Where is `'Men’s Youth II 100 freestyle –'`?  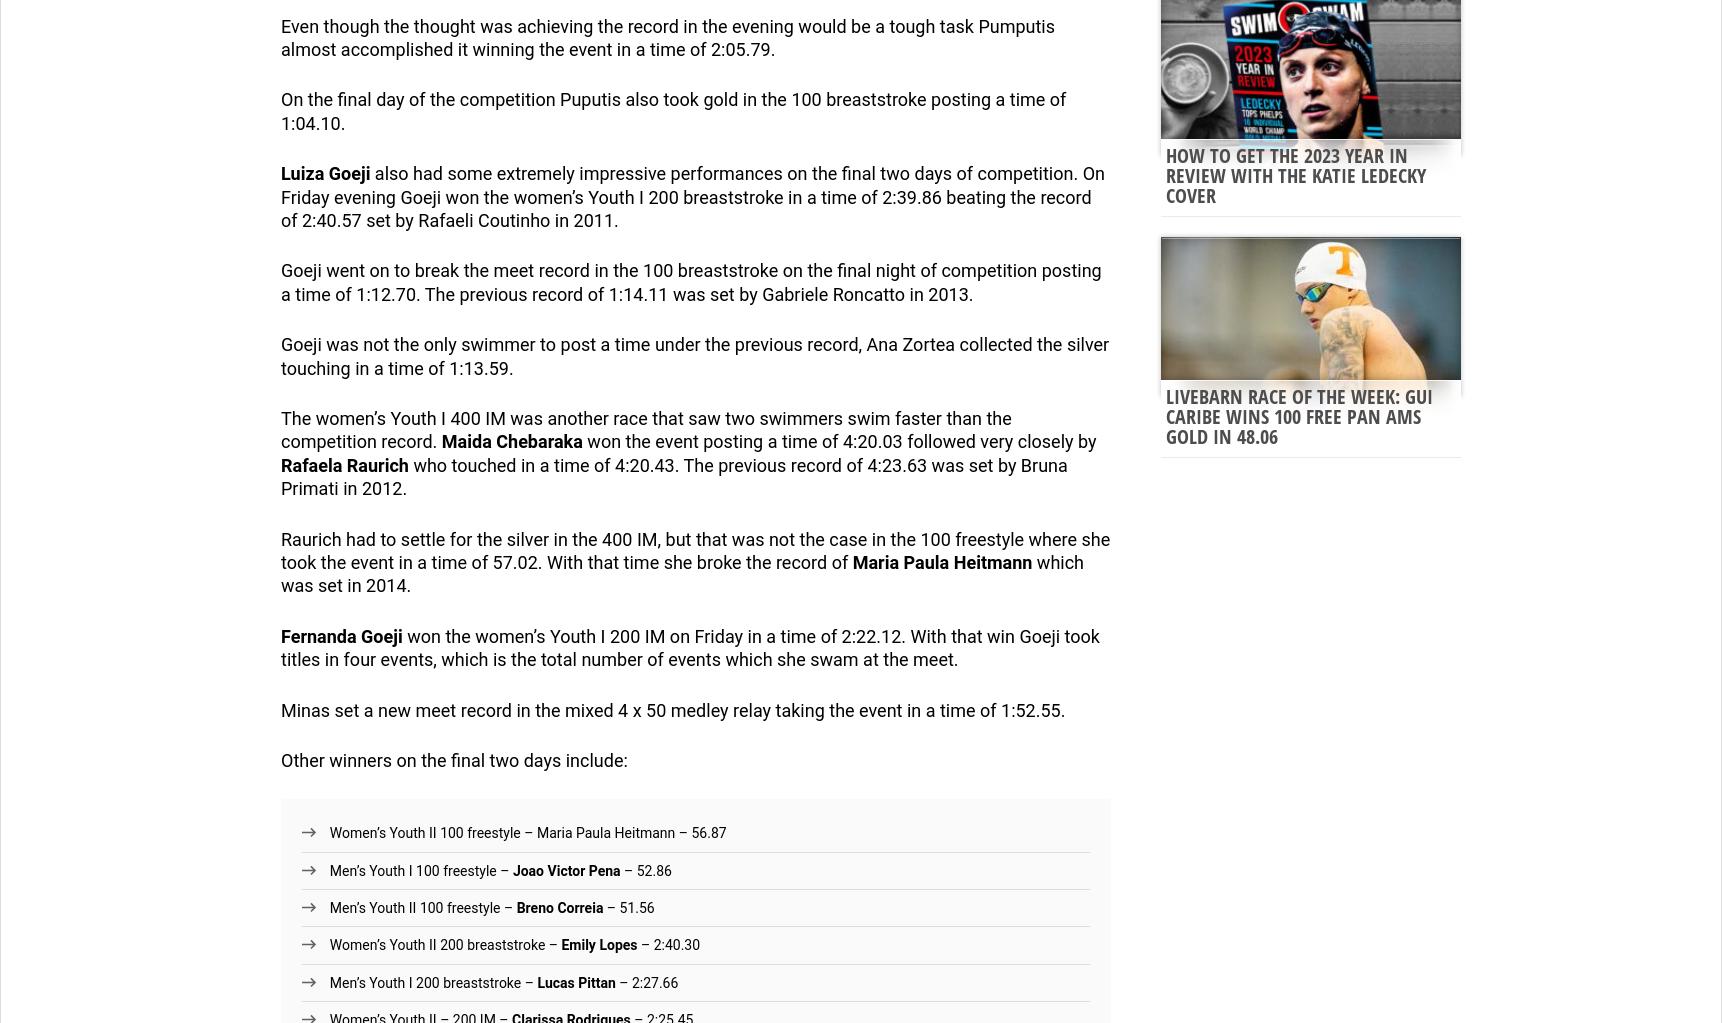
'Men’s Youth II 100 freestyle –' is located at coordinates (328, 907).